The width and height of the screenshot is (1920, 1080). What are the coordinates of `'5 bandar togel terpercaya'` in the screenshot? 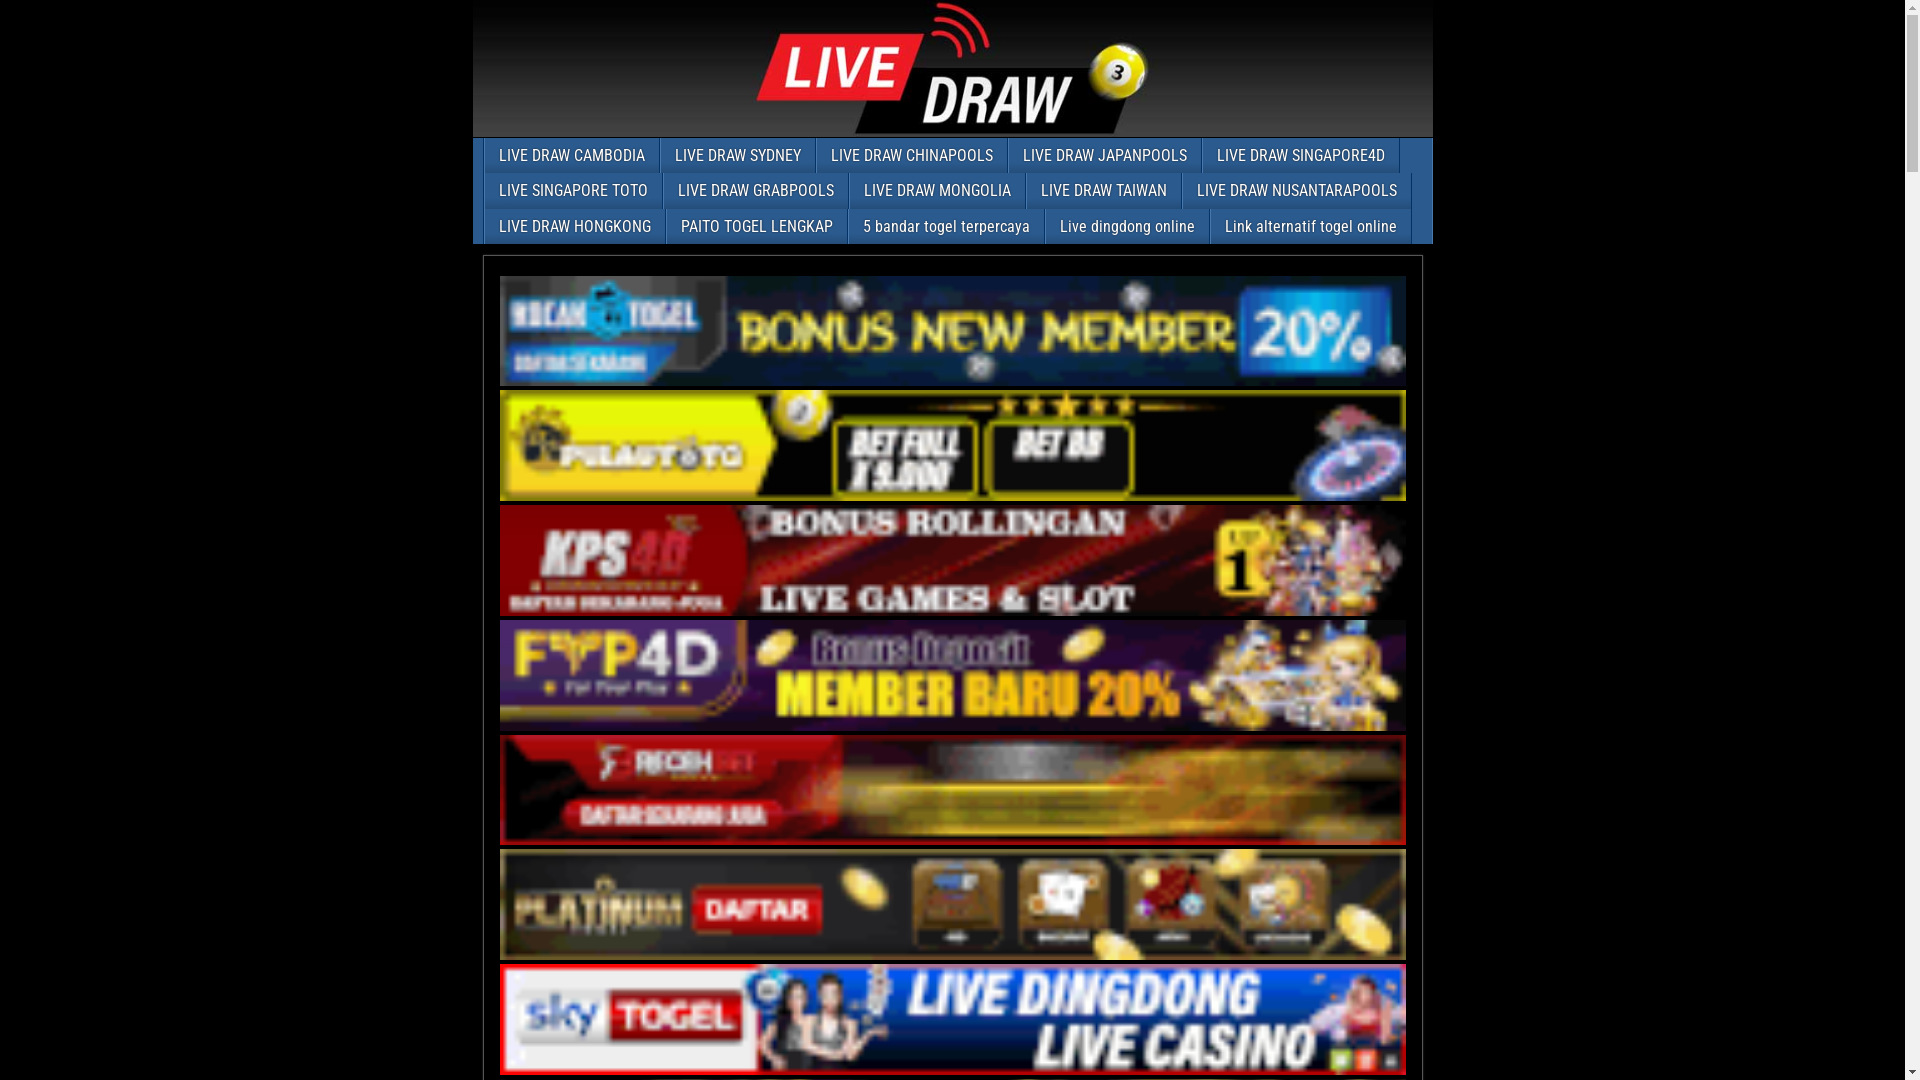 It's located at (944, 225).